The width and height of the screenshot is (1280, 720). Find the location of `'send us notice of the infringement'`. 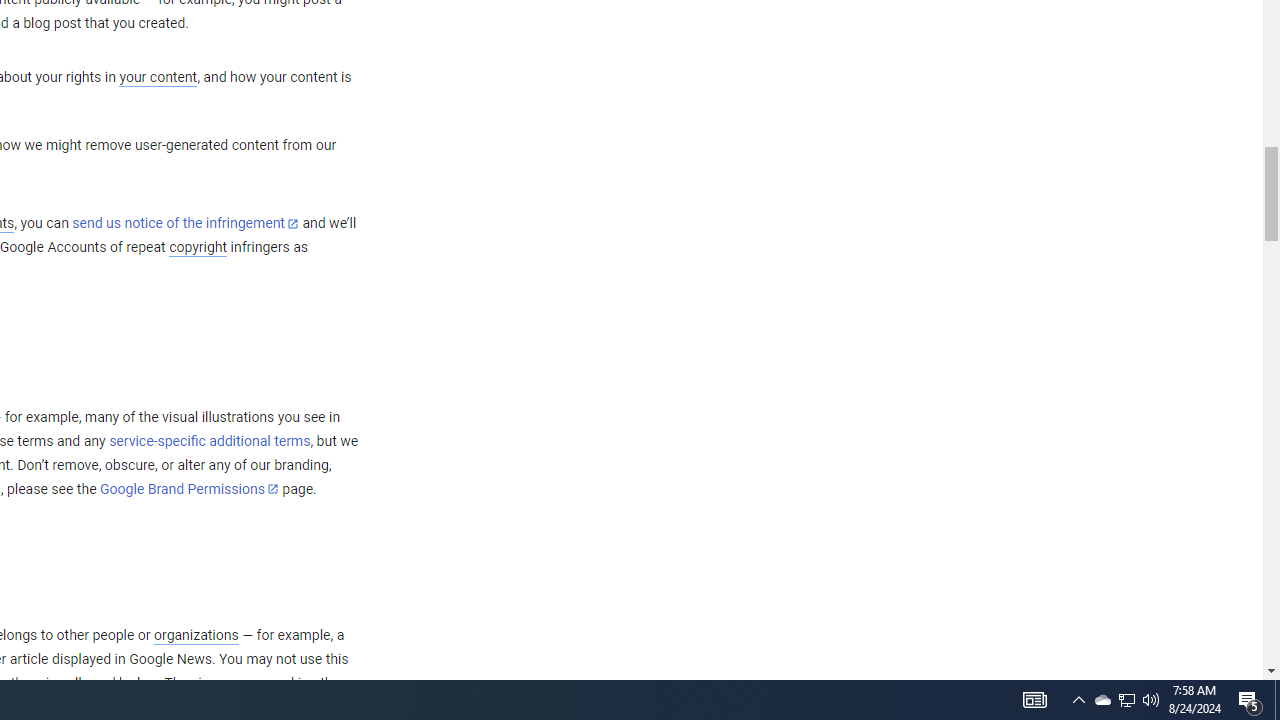

'send us notice of the infringement' is located at coordinates (185, 224).